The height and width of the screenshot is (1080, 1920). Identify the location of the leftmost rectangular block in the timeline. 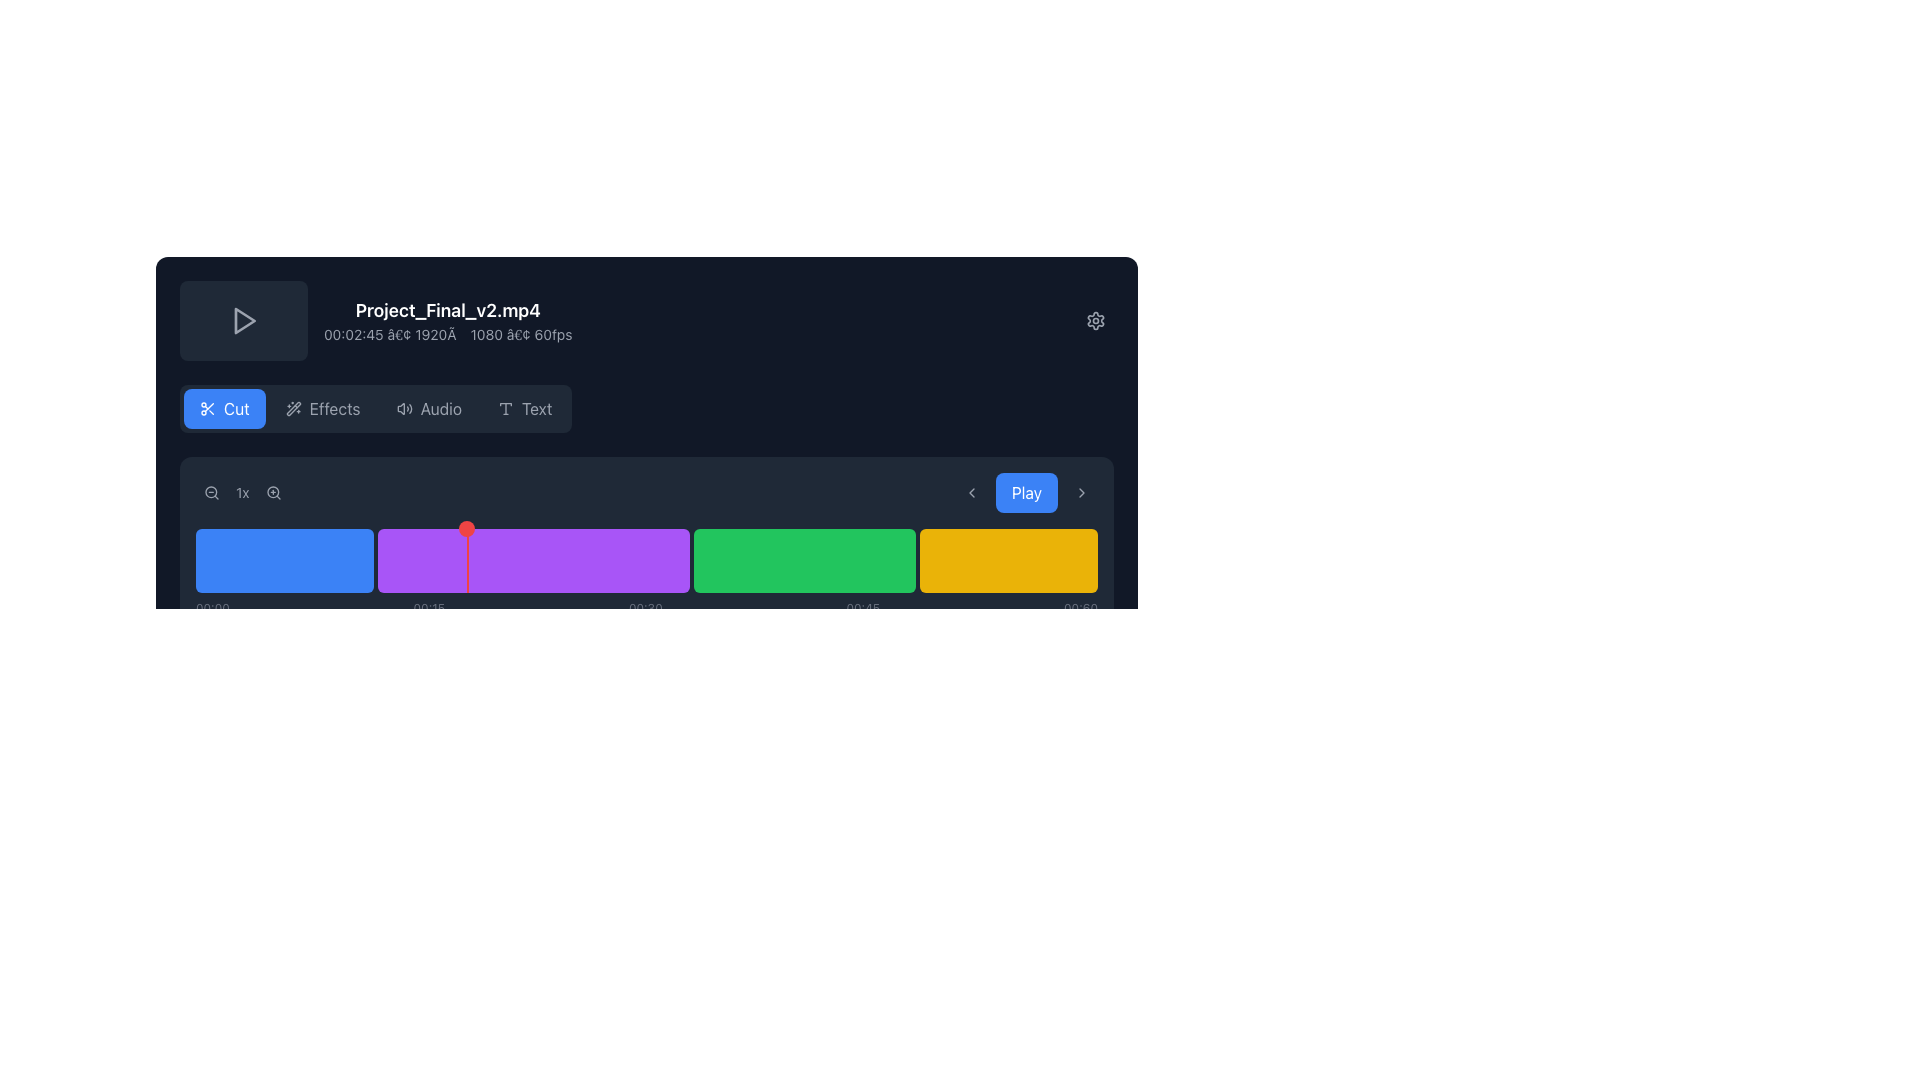
(283, 560).